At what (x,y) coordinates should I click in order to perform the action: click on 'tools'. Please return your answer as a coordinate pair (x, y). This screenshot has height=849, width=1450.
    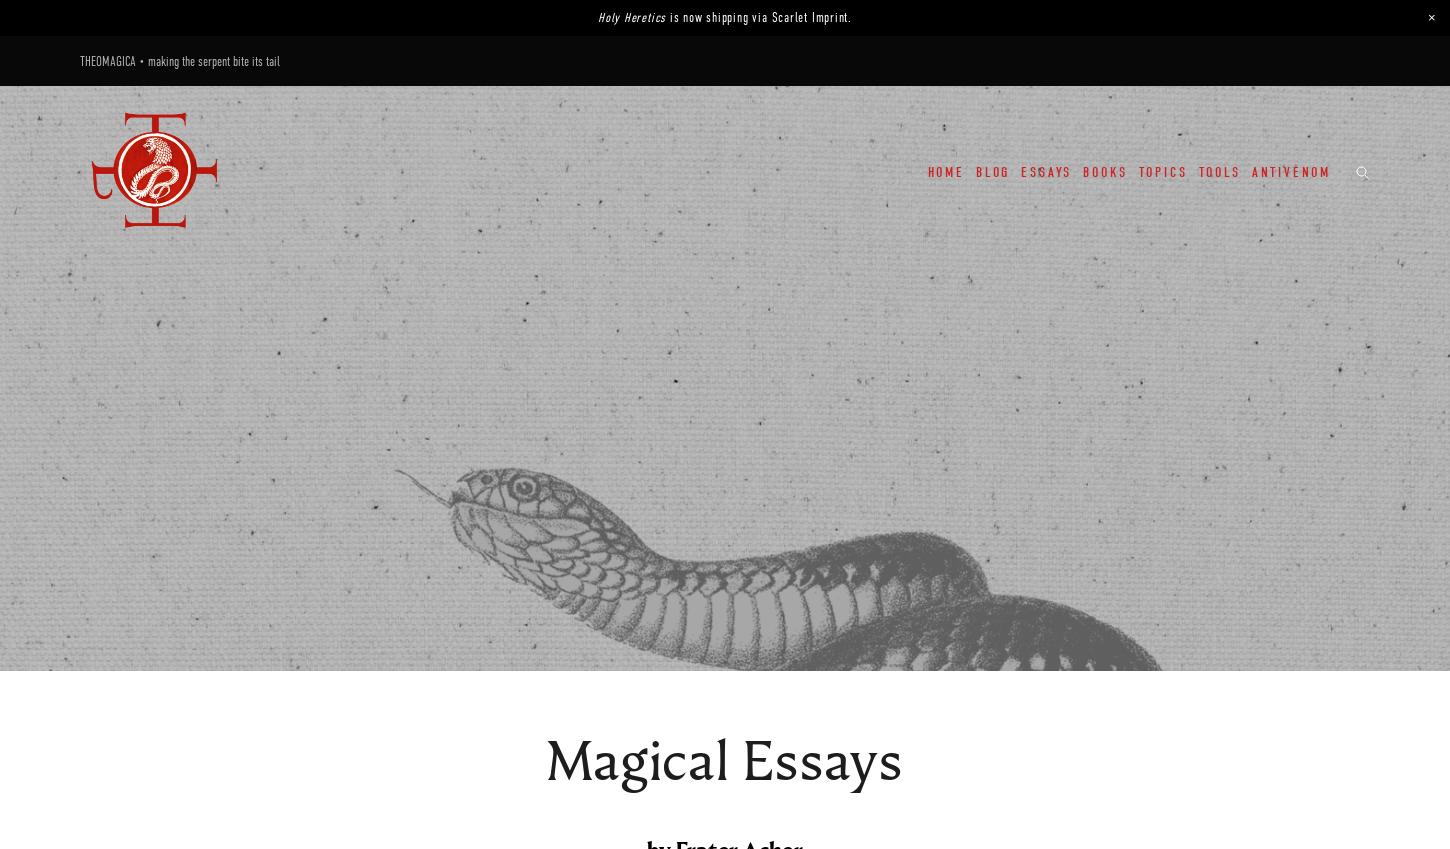
    Looking at the image, I should click on (1219, 171).